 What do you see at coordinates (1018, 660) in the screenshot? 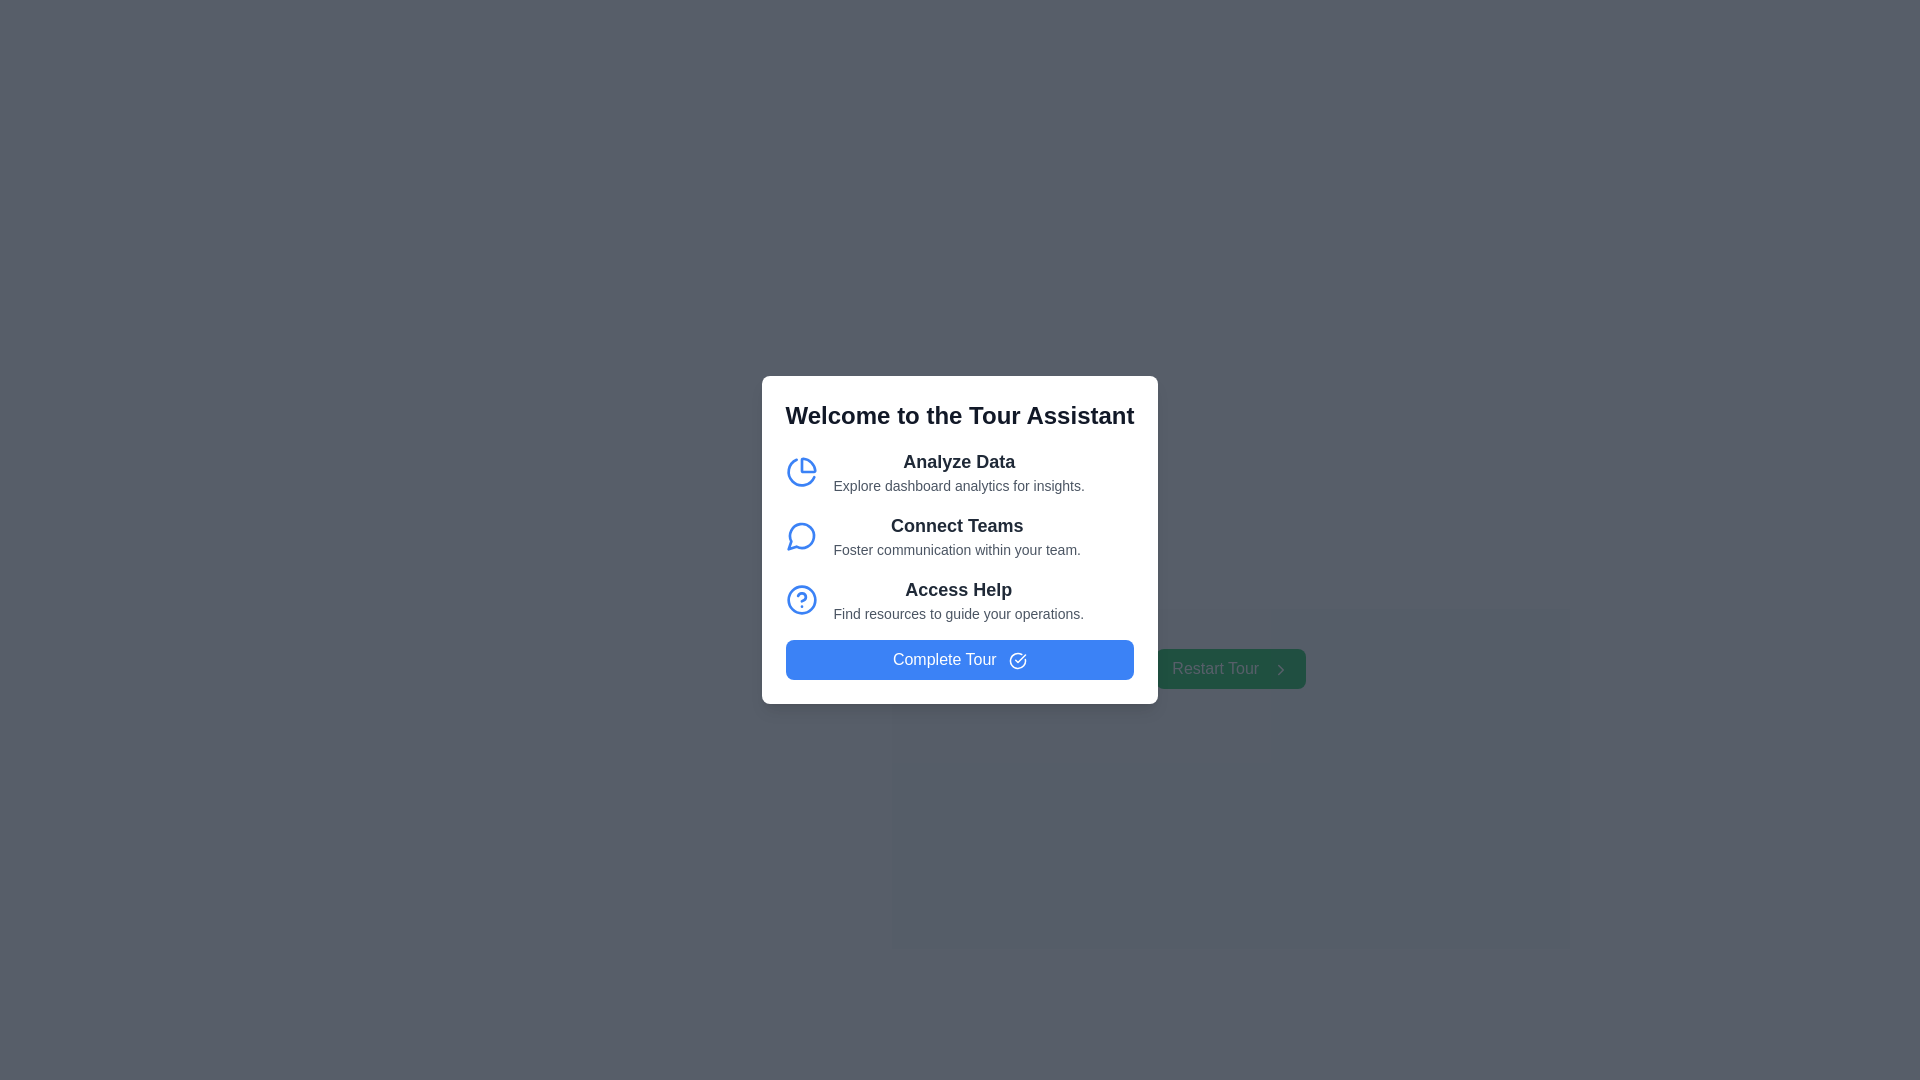
I see `the vector graphic segment within the 'Complete Tour' button, which visually indicates completion or success, located adjacent to the text 'Complete Tour'` at bounding box center [1018, 660].